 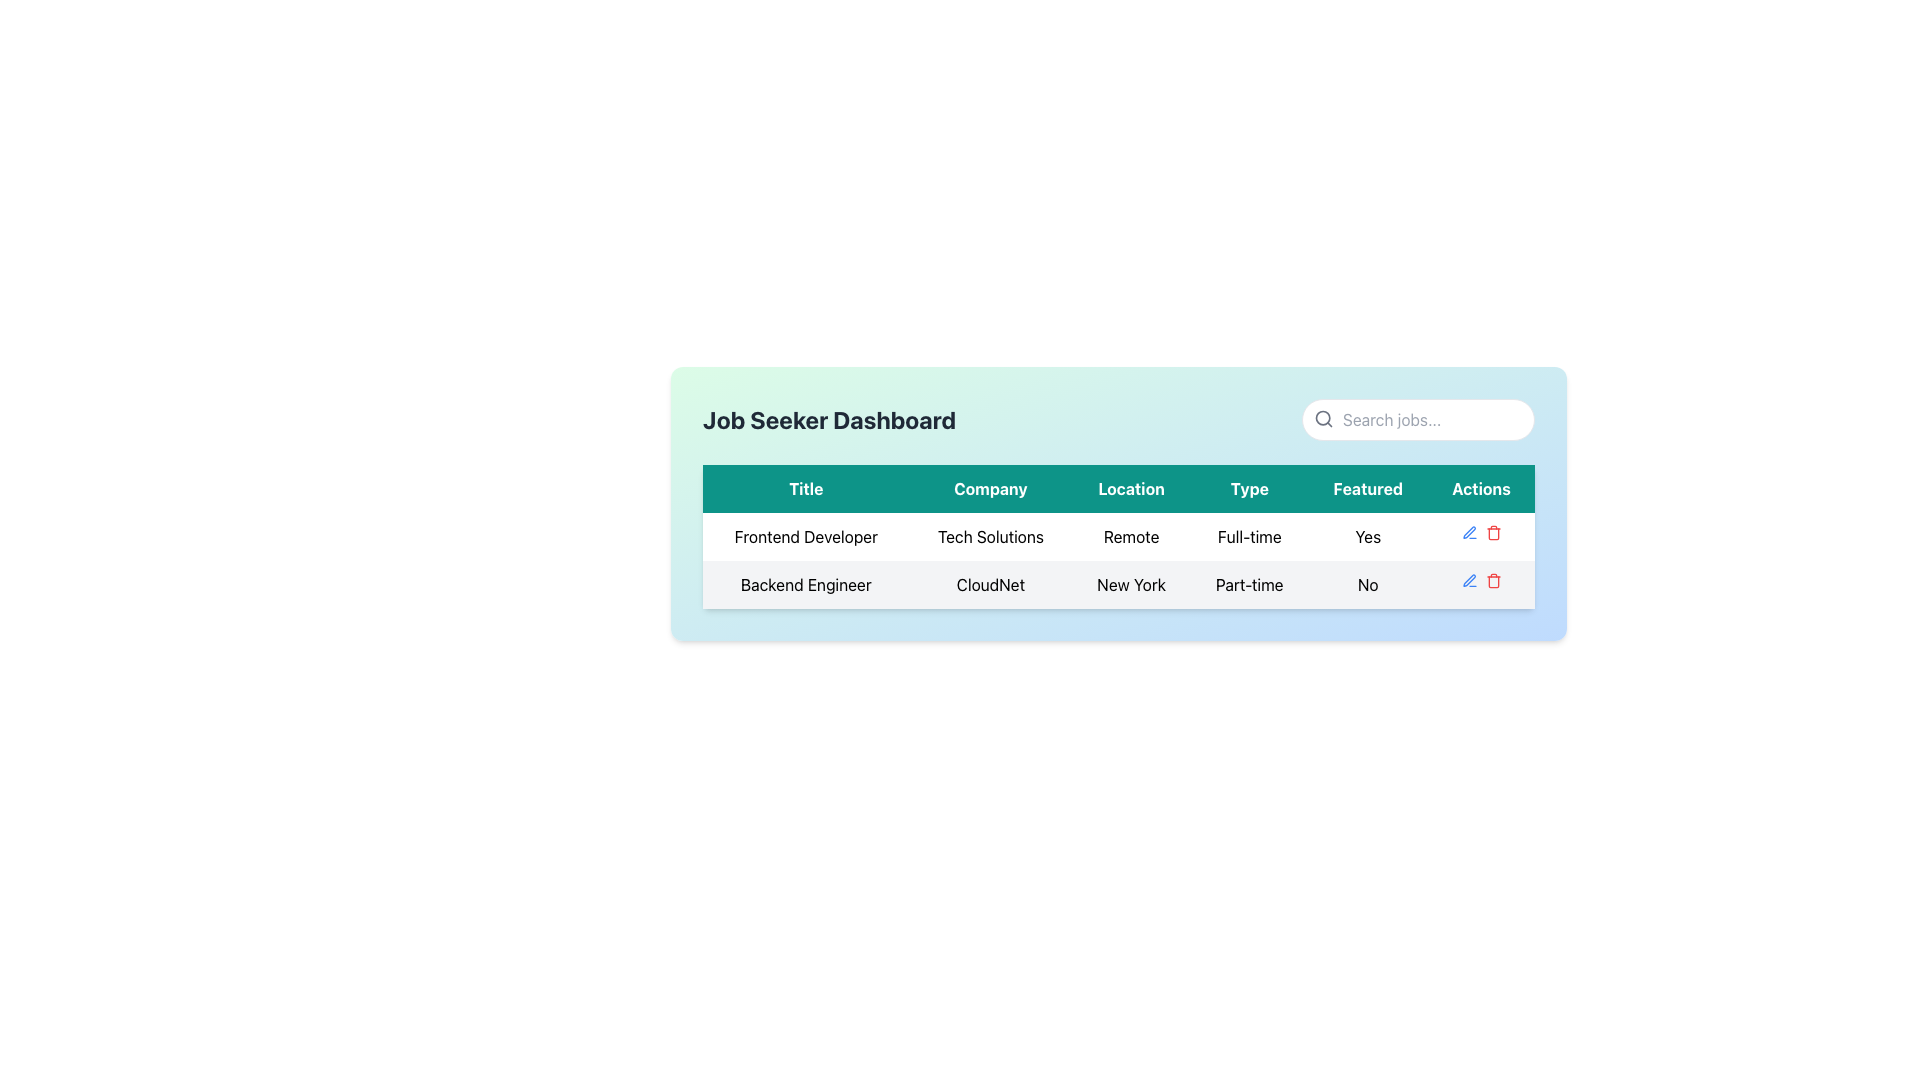 What do you see at coordinates (1469, 531) in the screenshot?
I see `the Icon Button for editing the 'Backend Engineer' job entry` at bounding box center [1469, 531].